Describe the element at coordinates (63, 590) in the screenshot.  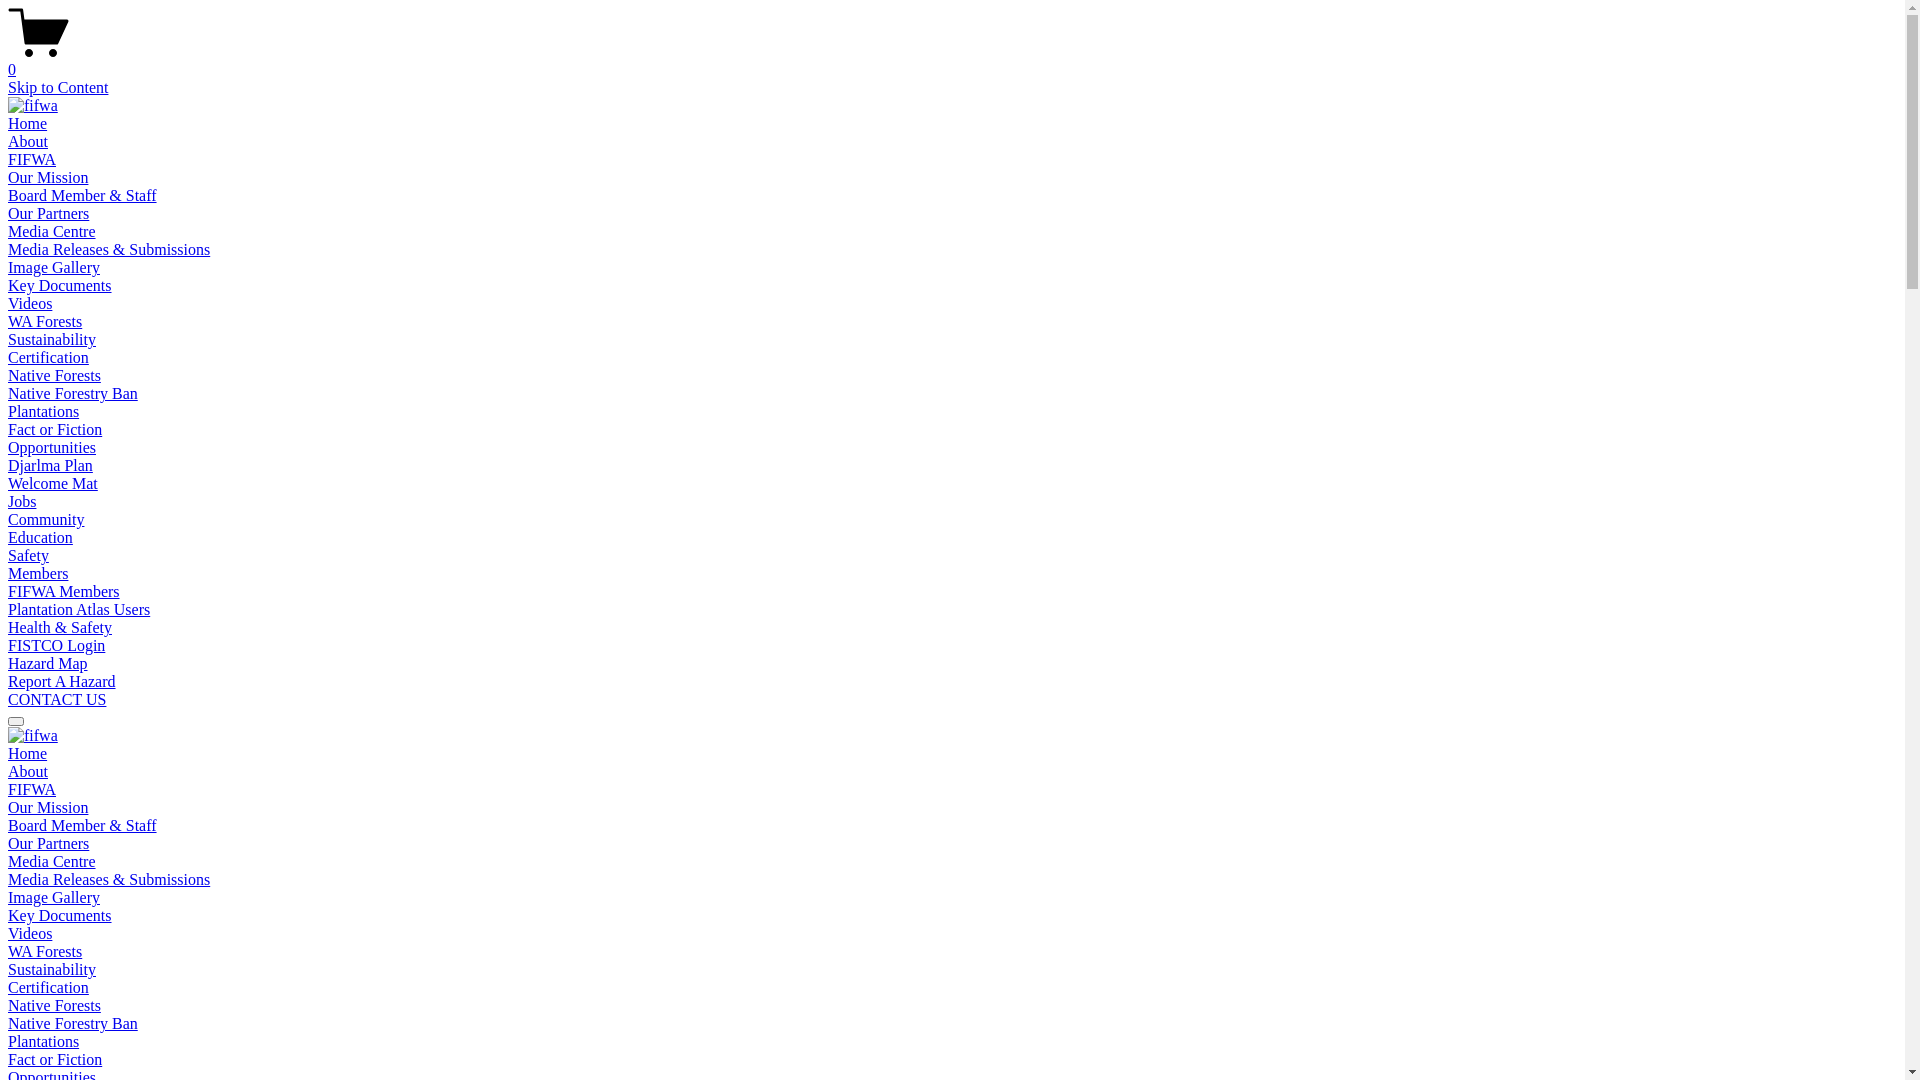
I see `'FIFWA Members'` at that location.